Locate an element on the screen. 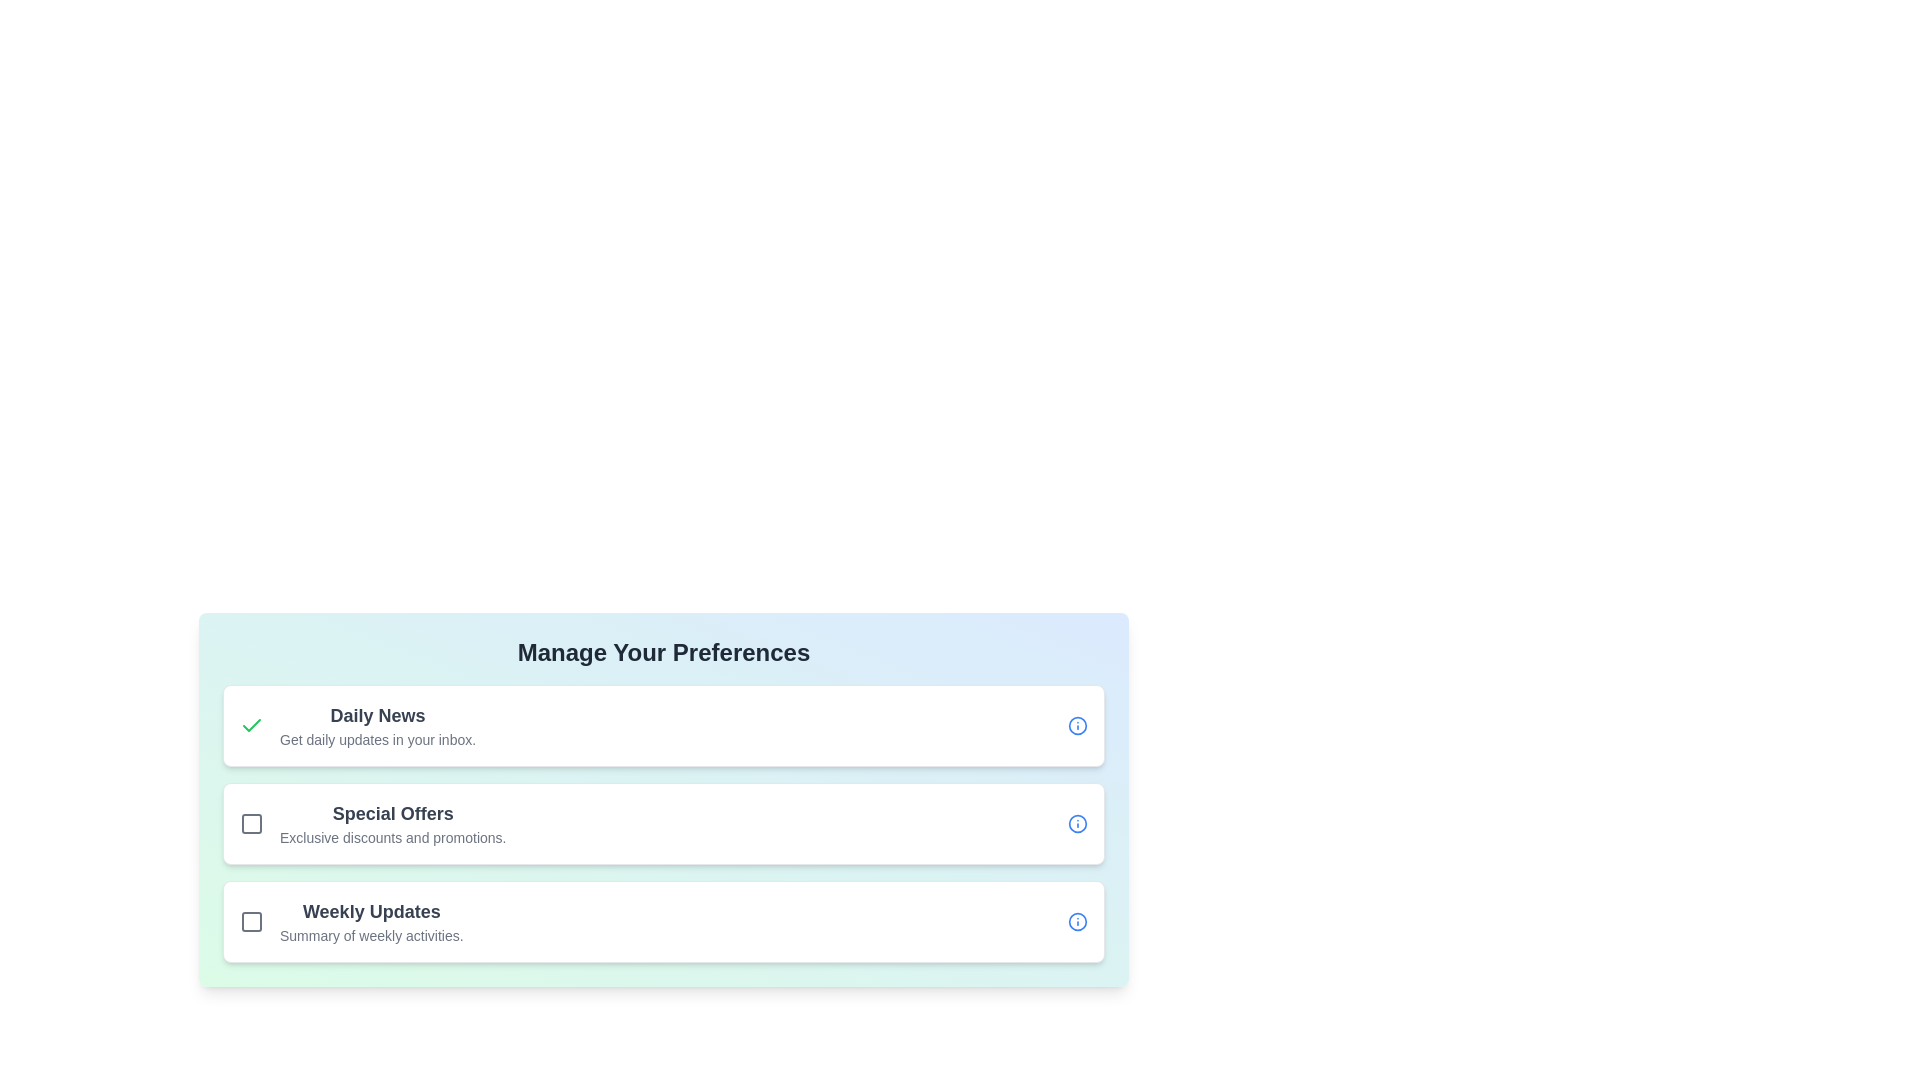 The height and width of the screenshot is (1080, 1920). the small rounded square with a red border in the checkbox for 'Weekly Updates' is located at coordinates (251, 921).